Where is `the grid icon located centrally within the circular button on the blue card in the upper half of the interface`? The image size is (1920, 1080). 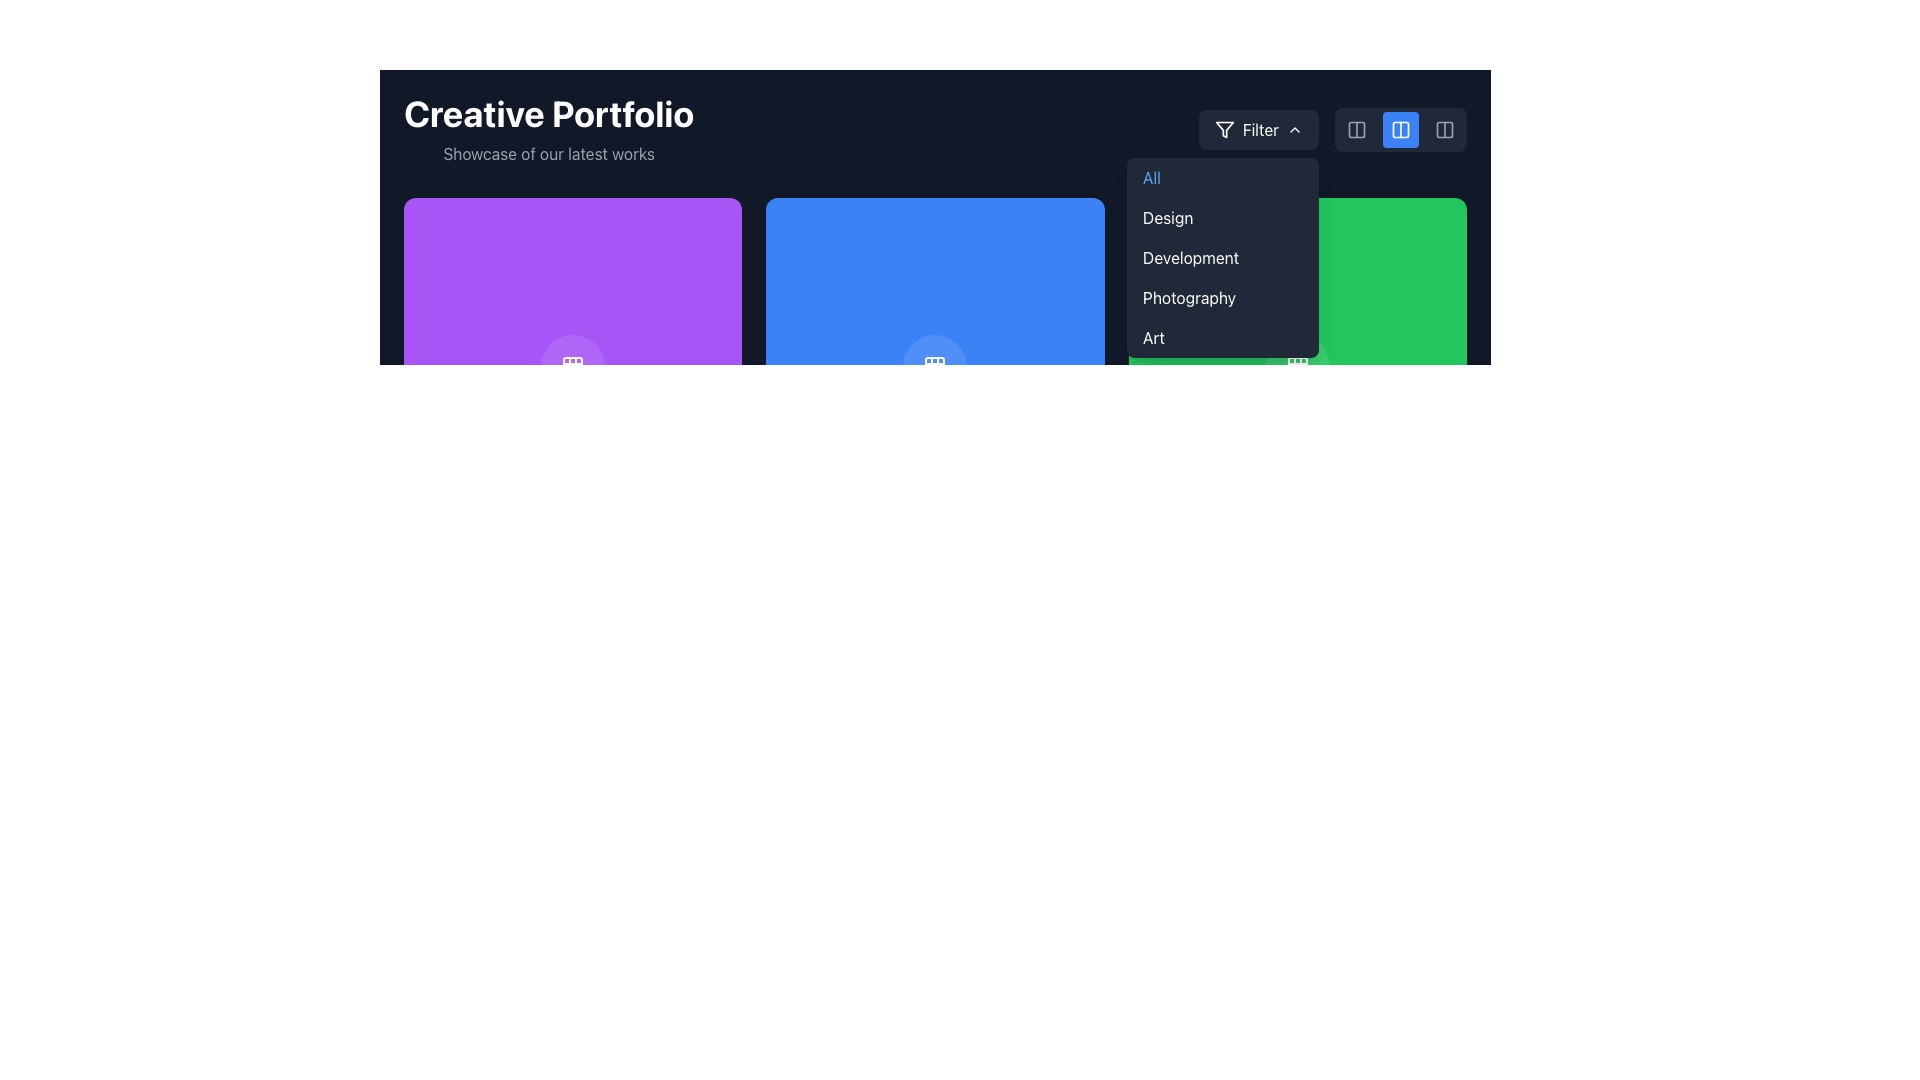 the grid icon located centrally within the circular button on the blue card in the upper half of the interface is located at coordinates (934, 367).